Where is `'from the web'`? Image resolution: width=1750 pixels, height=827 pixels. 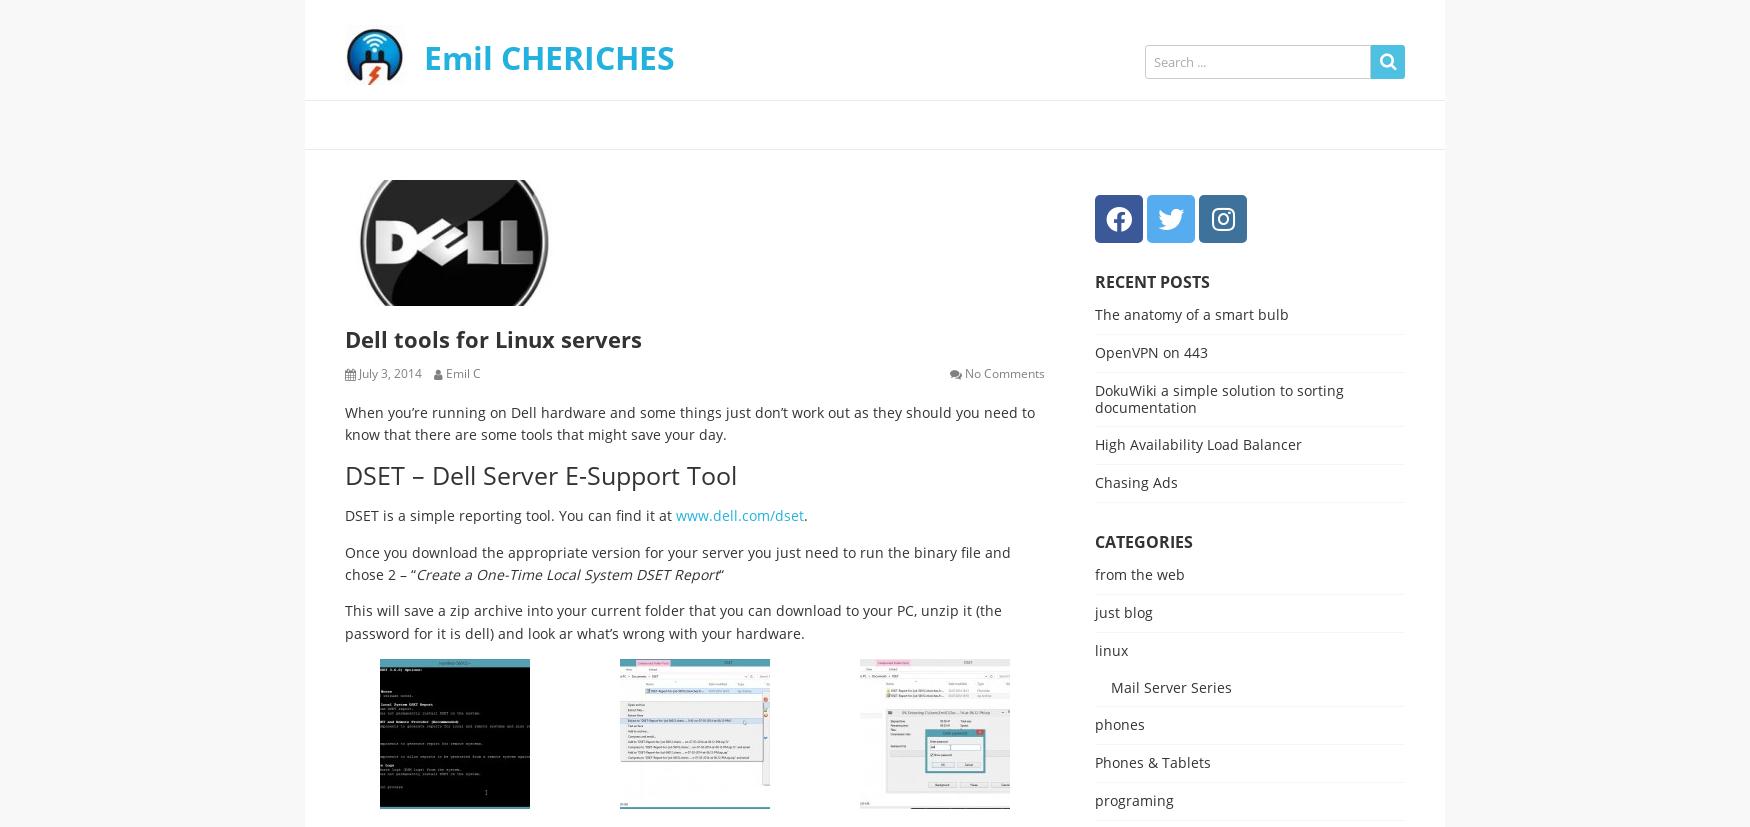
'from the web' is located at coordinates (1138, 574).